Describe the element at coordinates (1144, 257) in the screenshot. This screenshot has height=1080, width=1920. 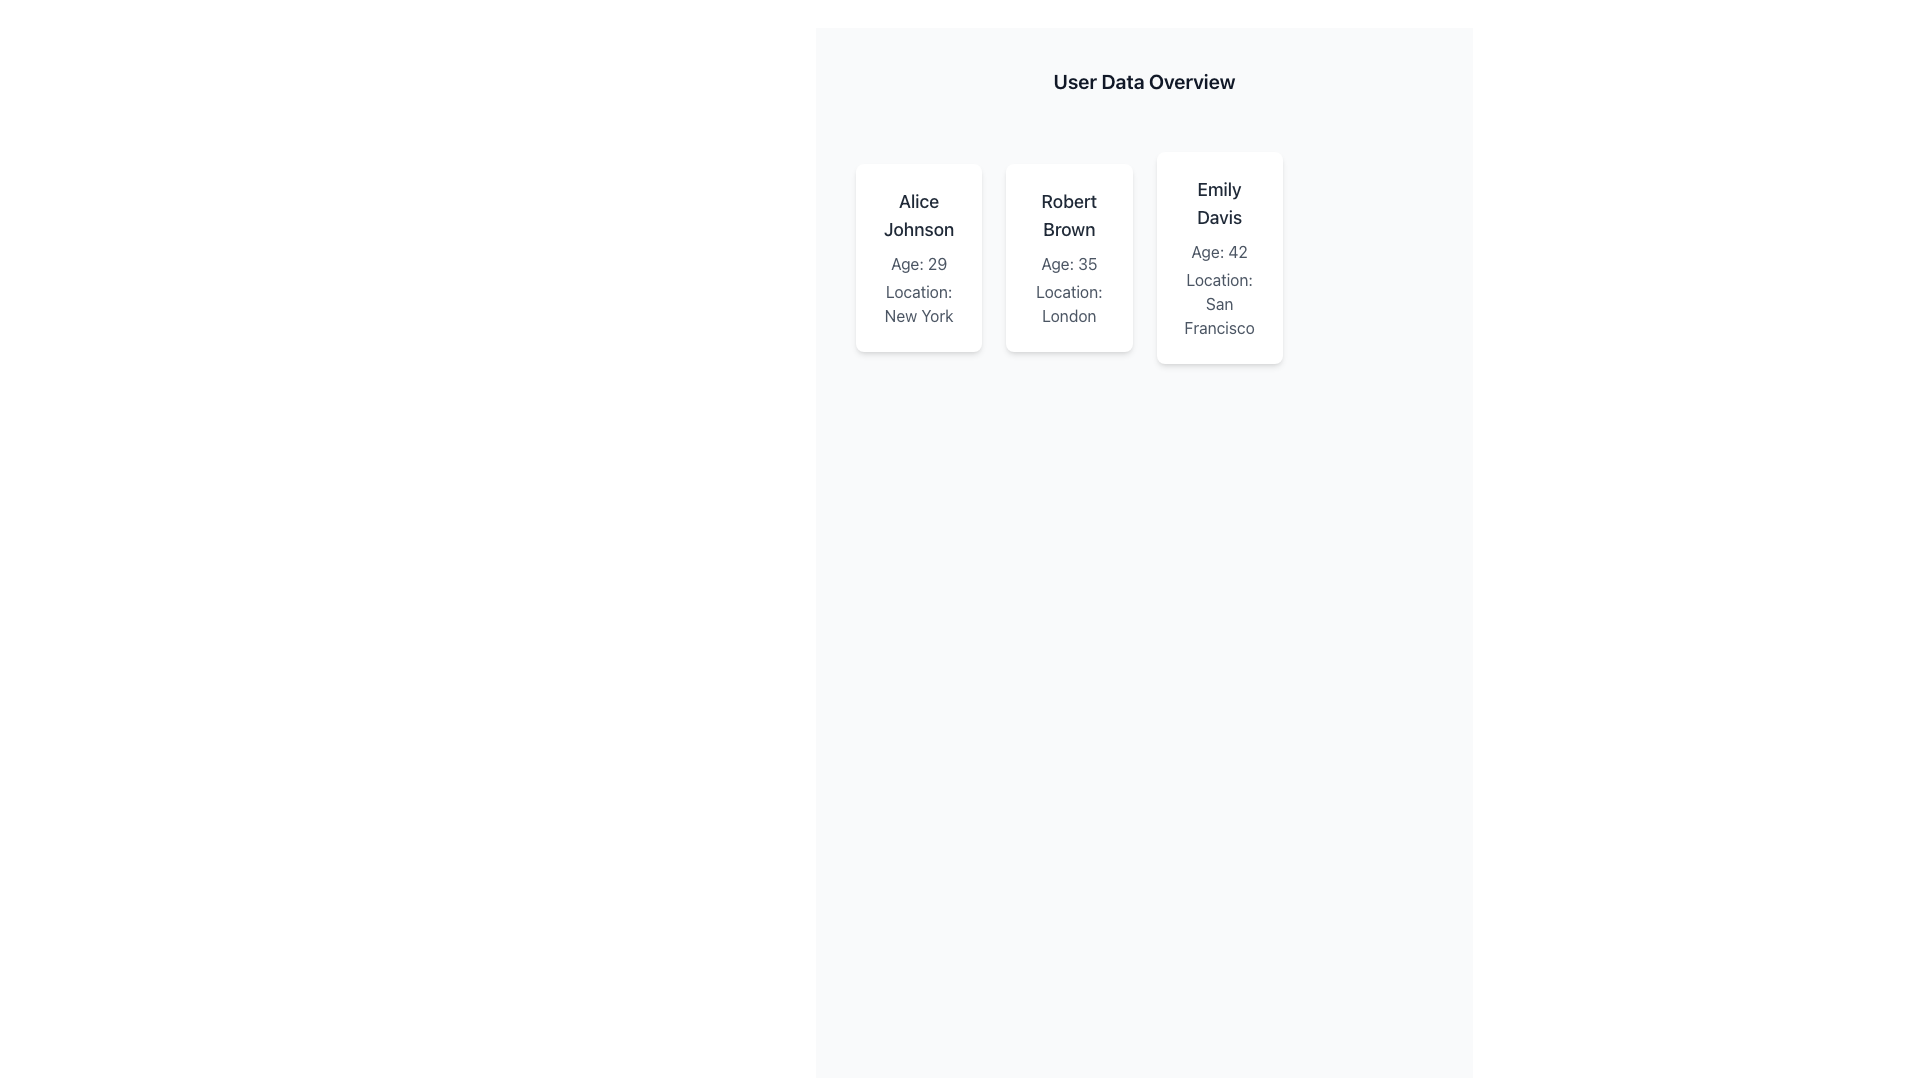
I see `a specific user card within the Data card group located below the 'User Data Overview' header by clicking on its center point` at that location.